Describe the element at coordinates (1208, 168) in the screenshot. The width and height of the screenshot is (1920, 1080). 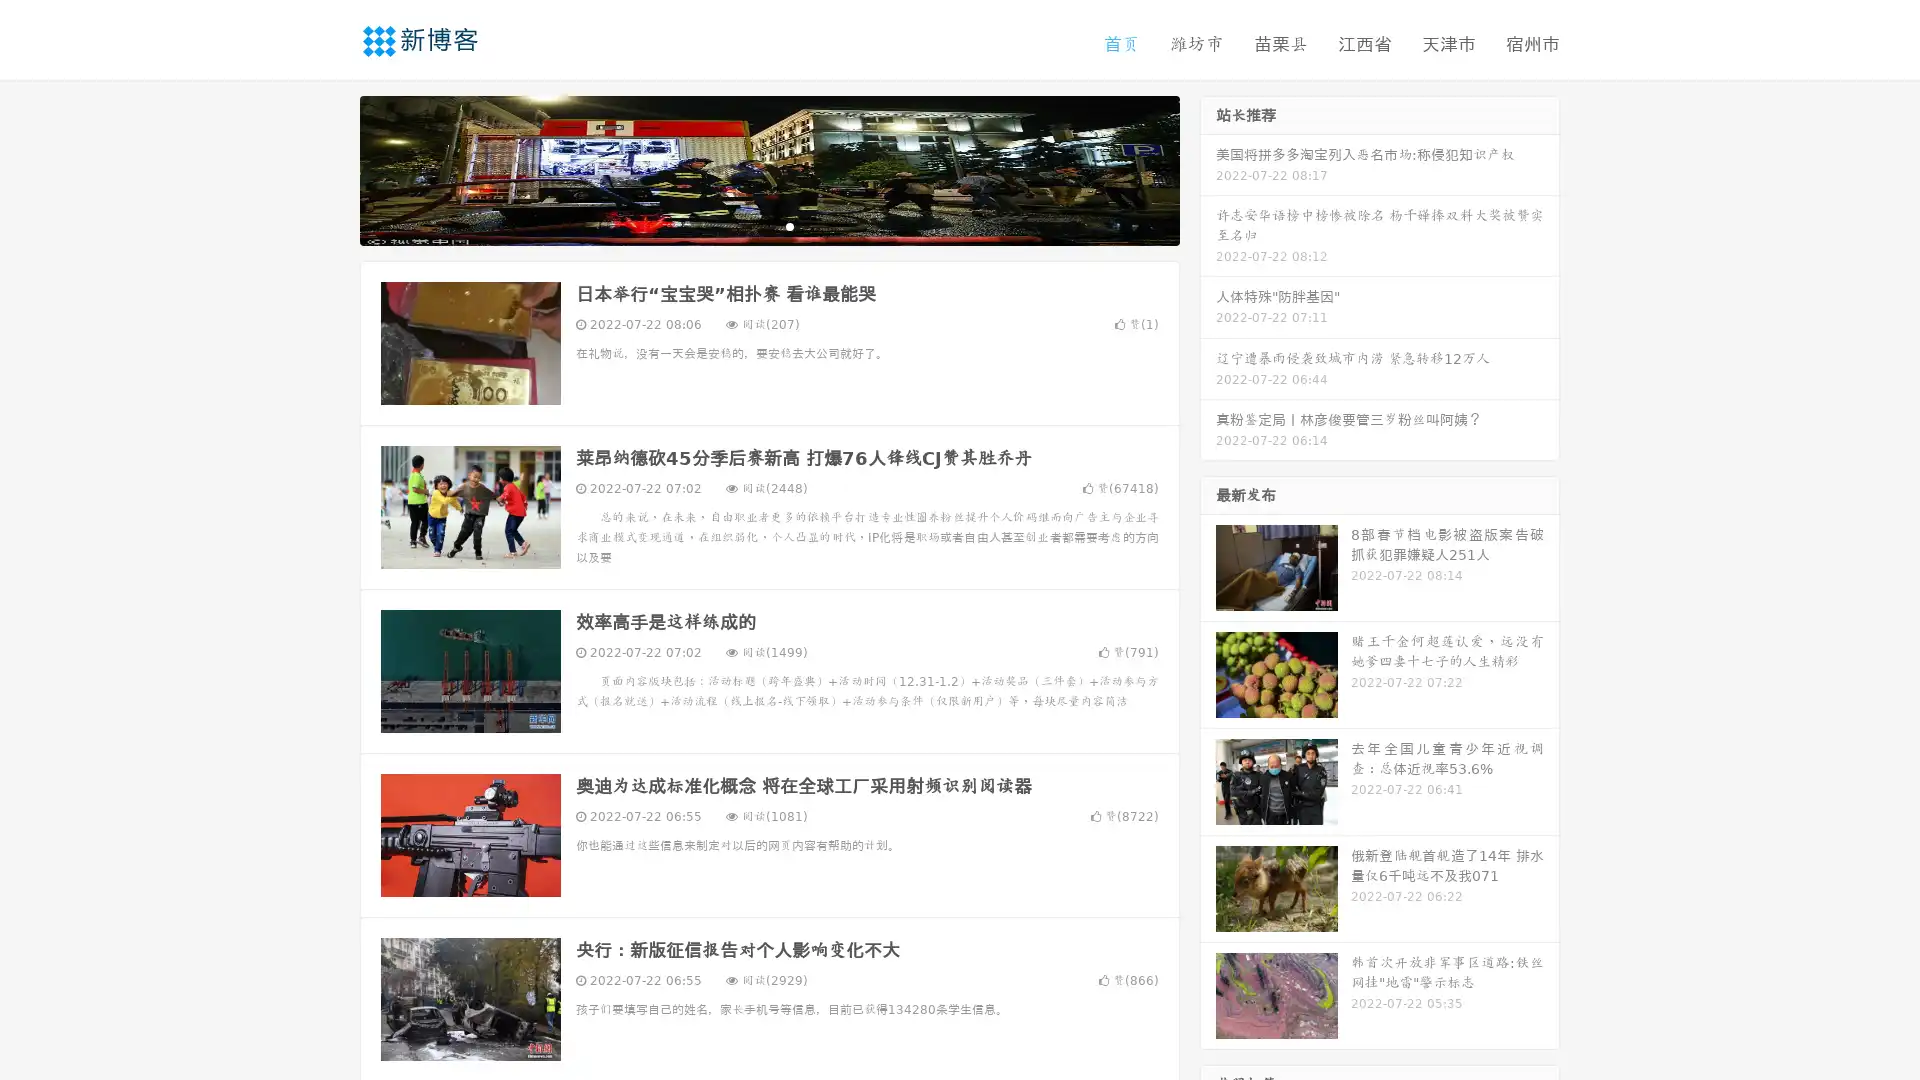
I see `Next slide` at that location.